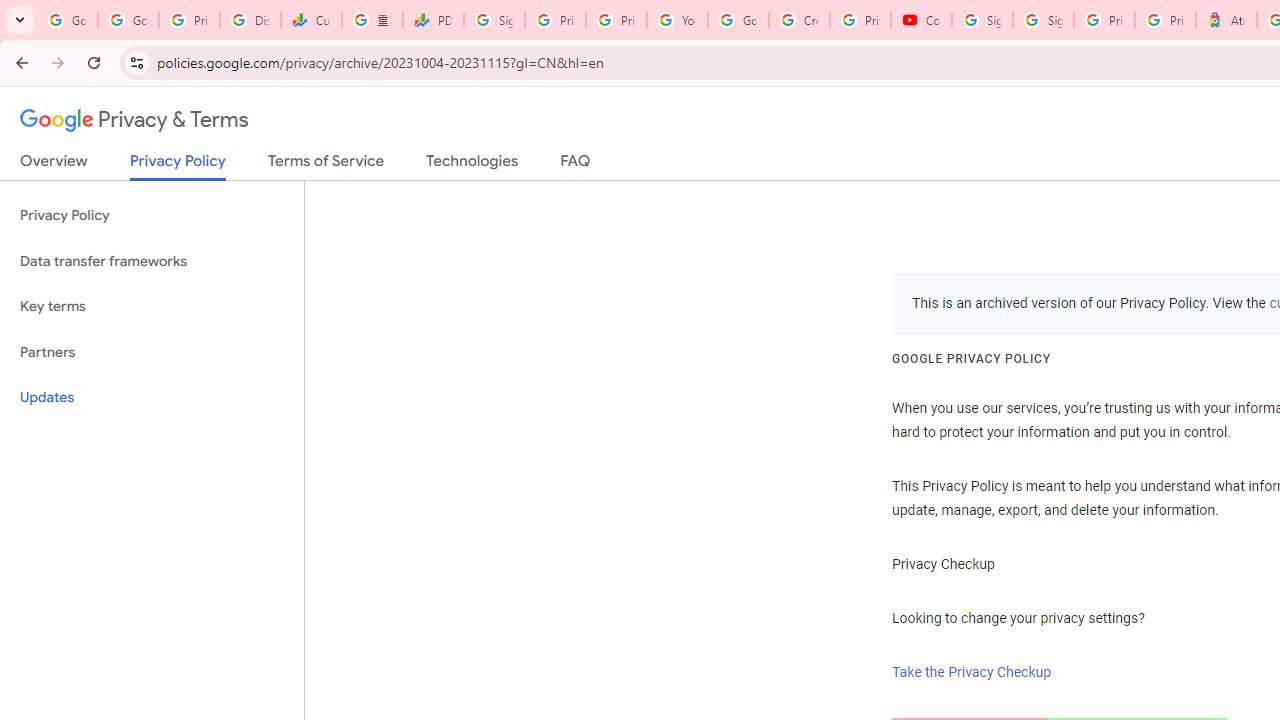  Describe the element at coordinates (677, 20) in the screenshot. I see `'YouTube'` at that location.